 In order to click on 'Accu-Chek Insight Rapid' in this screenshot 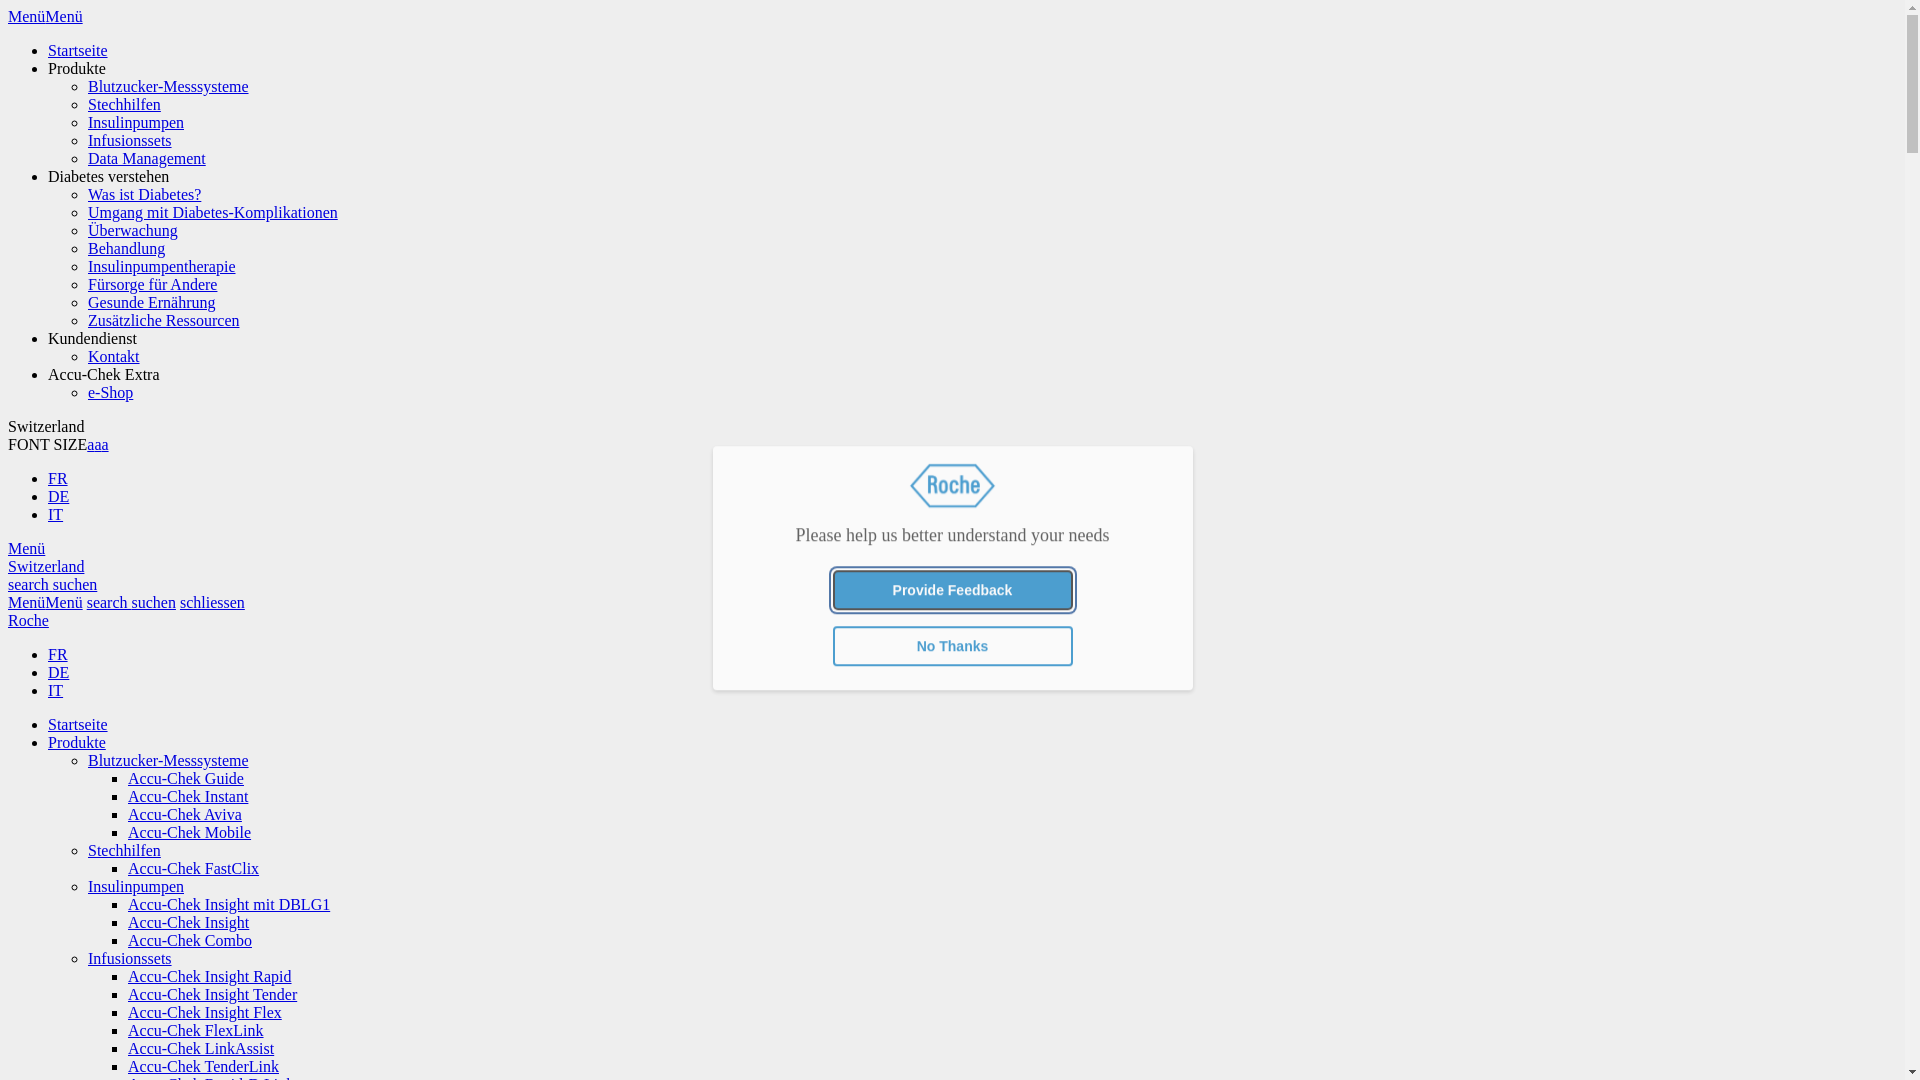, I will do `click(210, 975)`.